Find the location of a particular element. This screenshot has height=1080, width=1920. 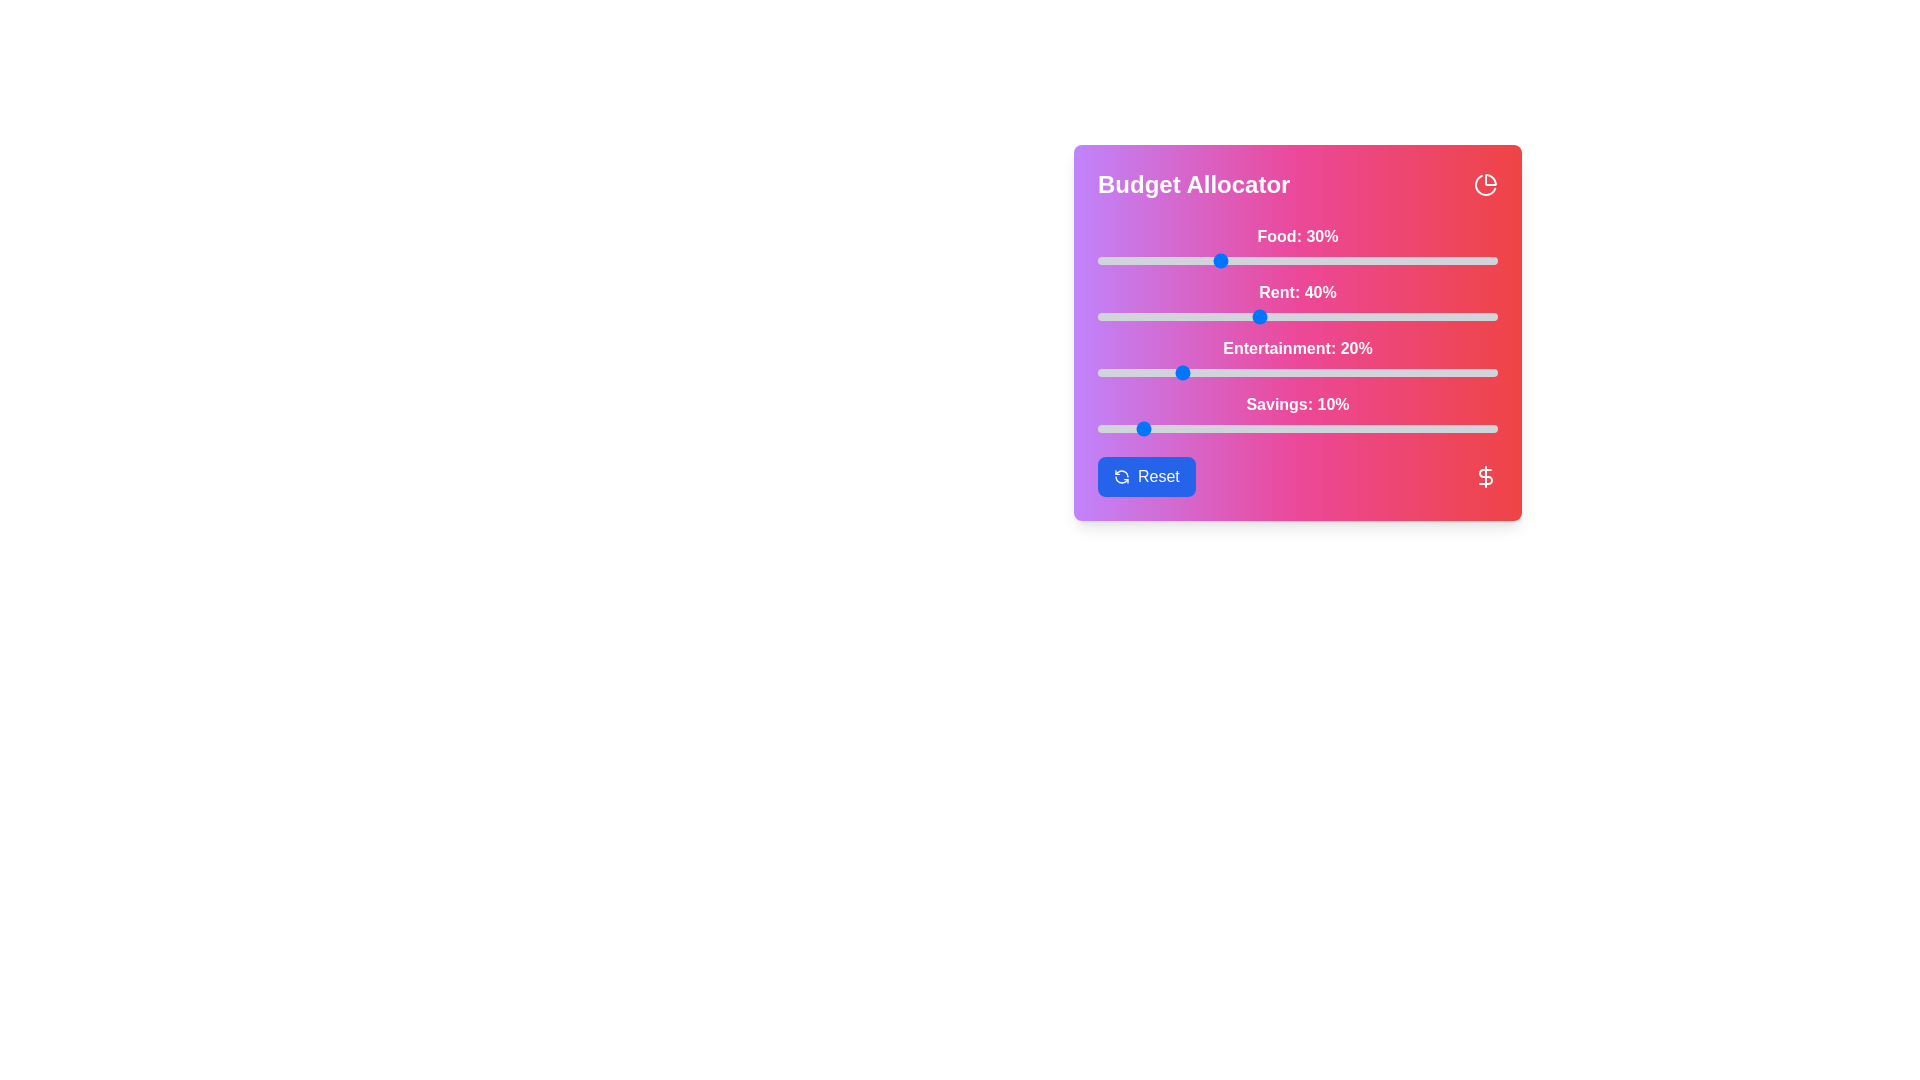

the savings percentage is located at coordinates (1409, 427).